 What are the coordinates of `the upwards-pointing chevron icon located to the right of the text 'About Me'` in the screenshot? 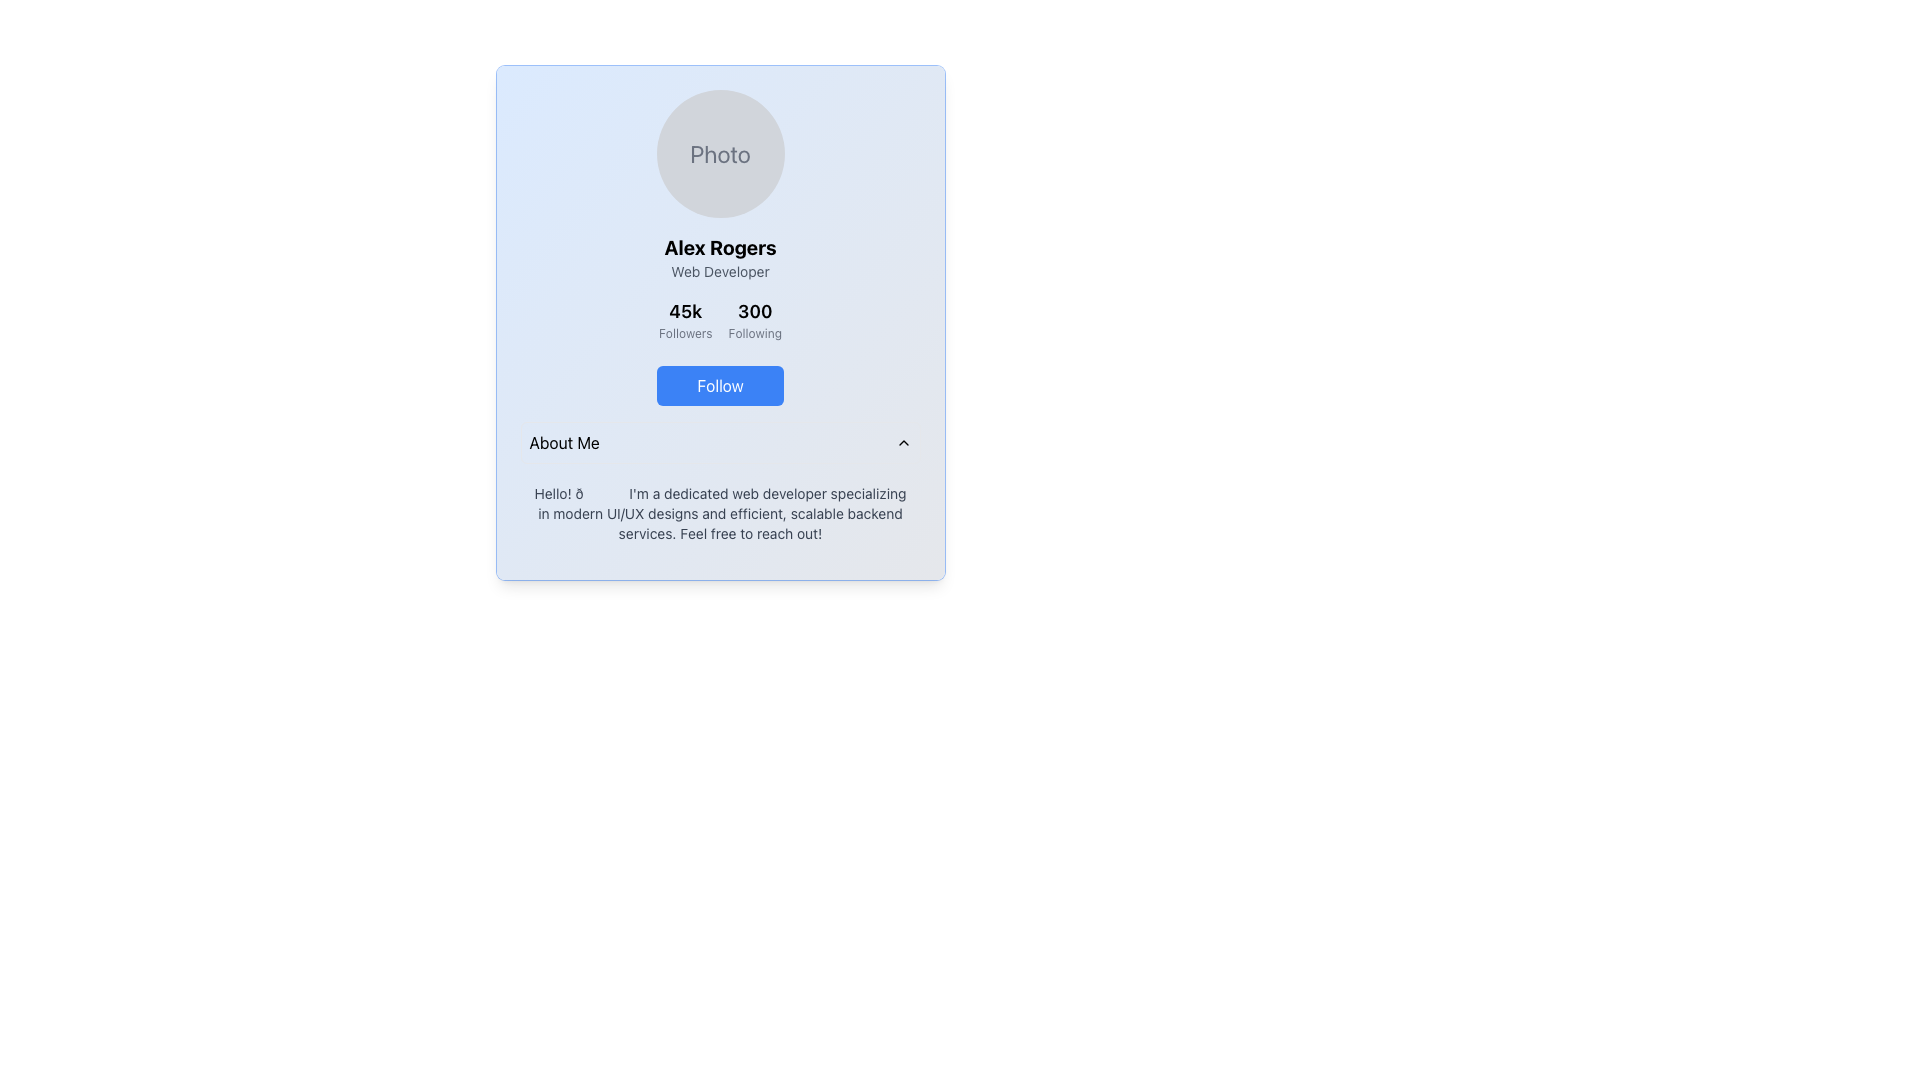 It's located at (902, 442).